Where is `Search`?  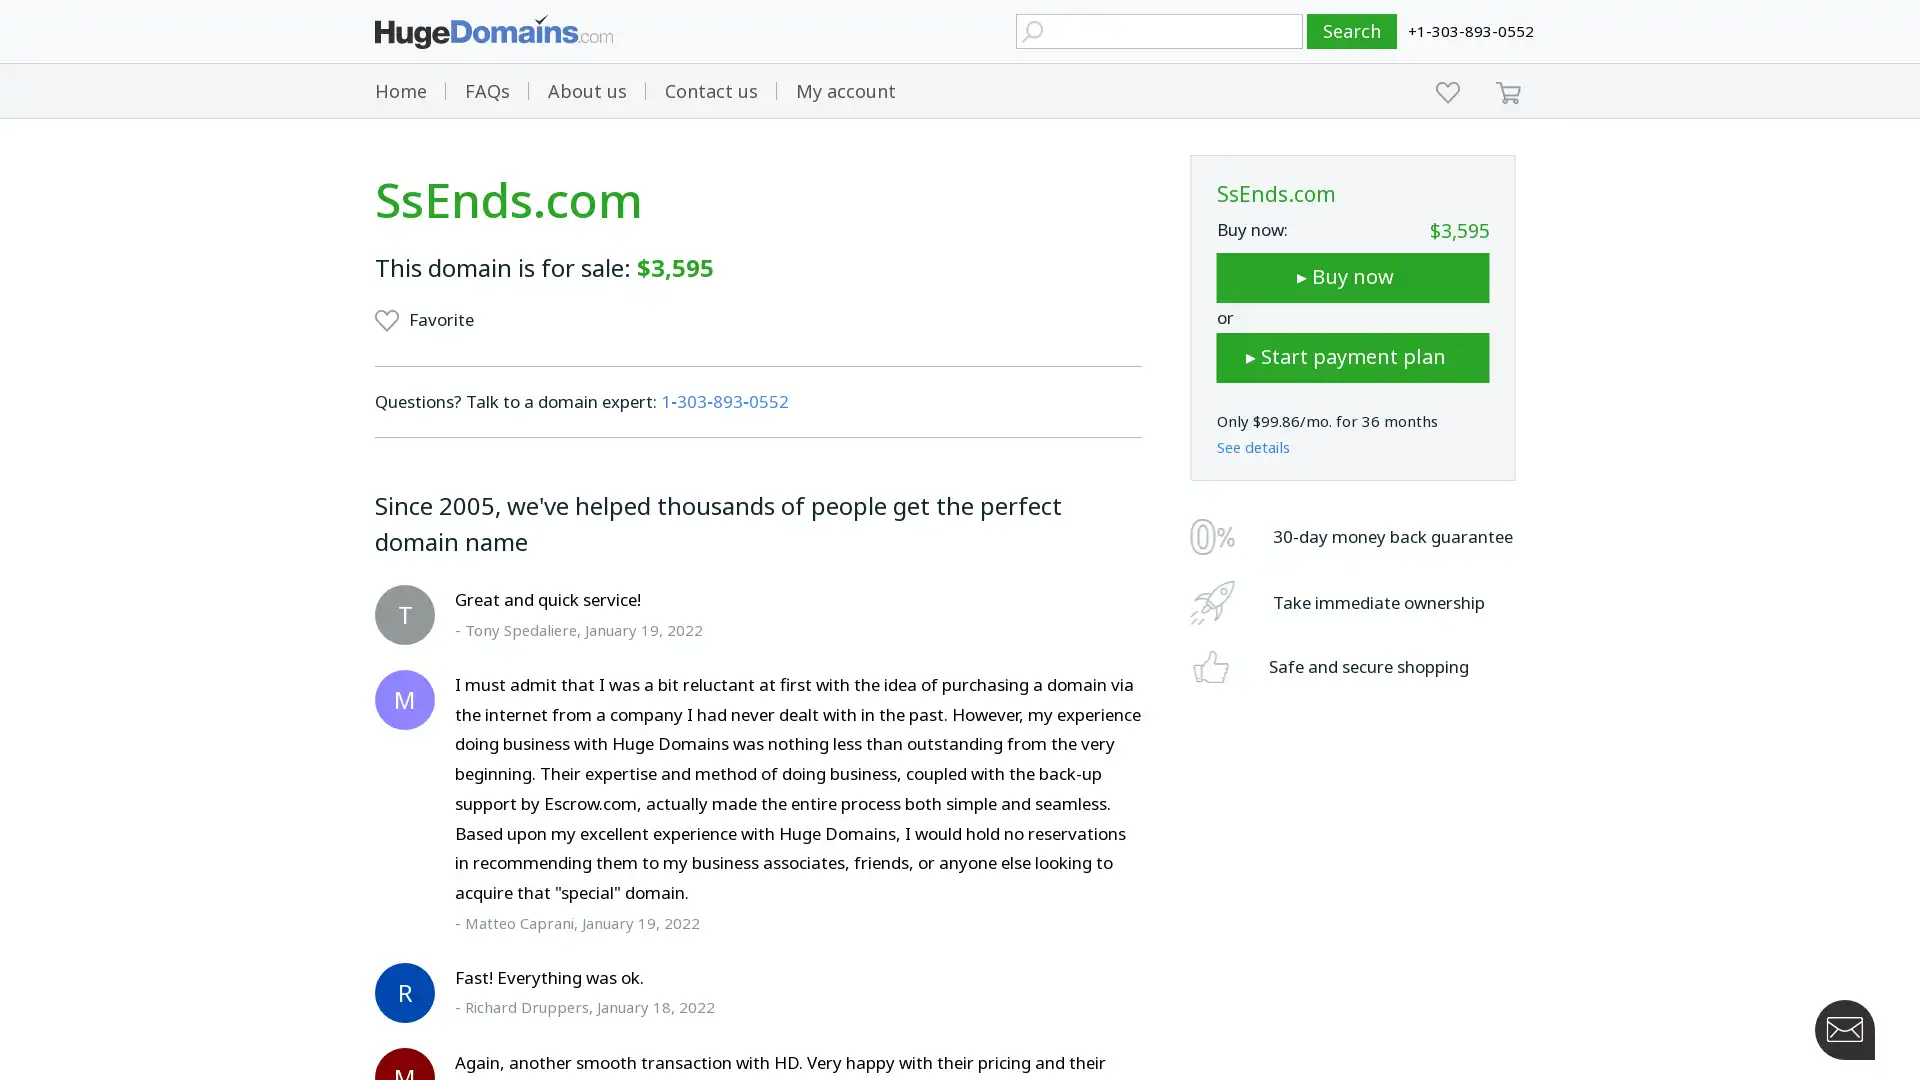
Search is located at coordinates (1352, 31).